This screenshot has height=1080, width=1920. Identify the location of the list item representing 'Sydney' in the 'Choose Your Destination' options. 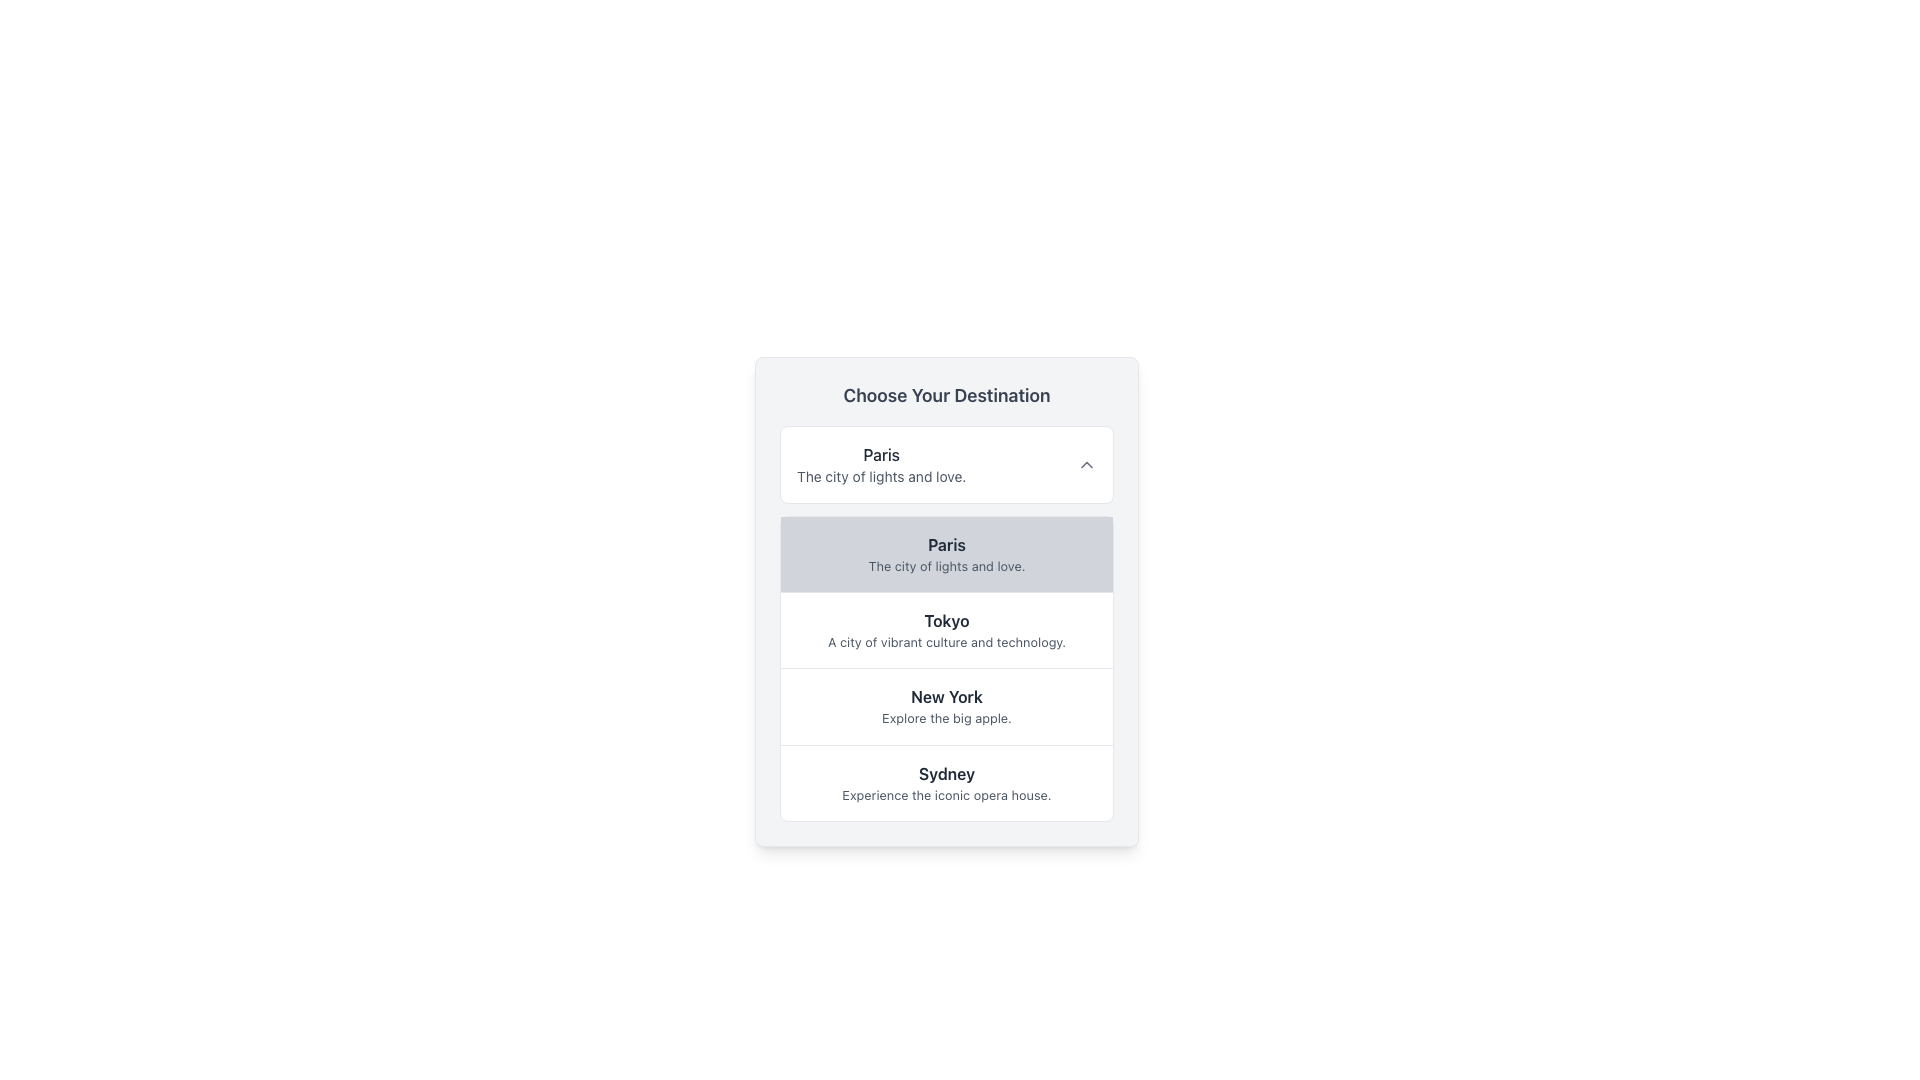
(945, 781).